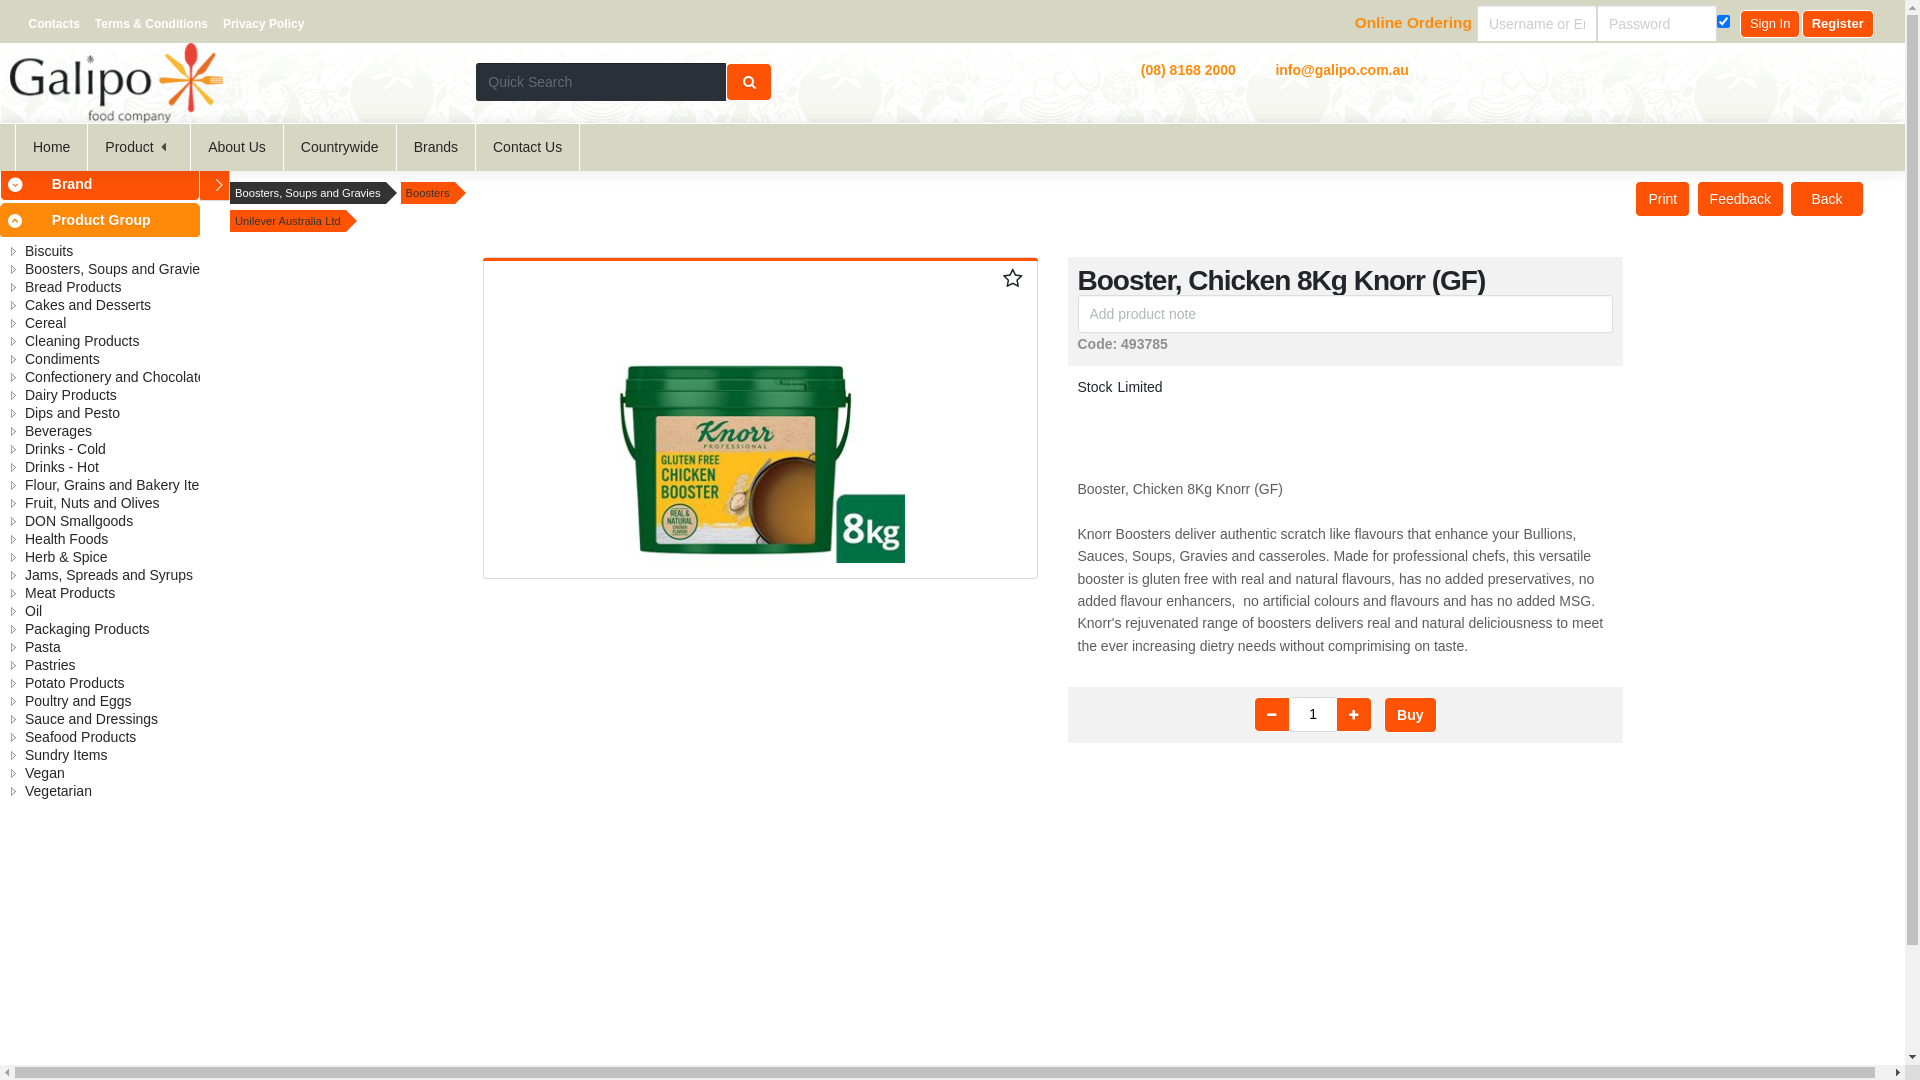 The height and width of the screenshot is (1080, 1920). I want to click on 'Boosters', so click(426, 192).